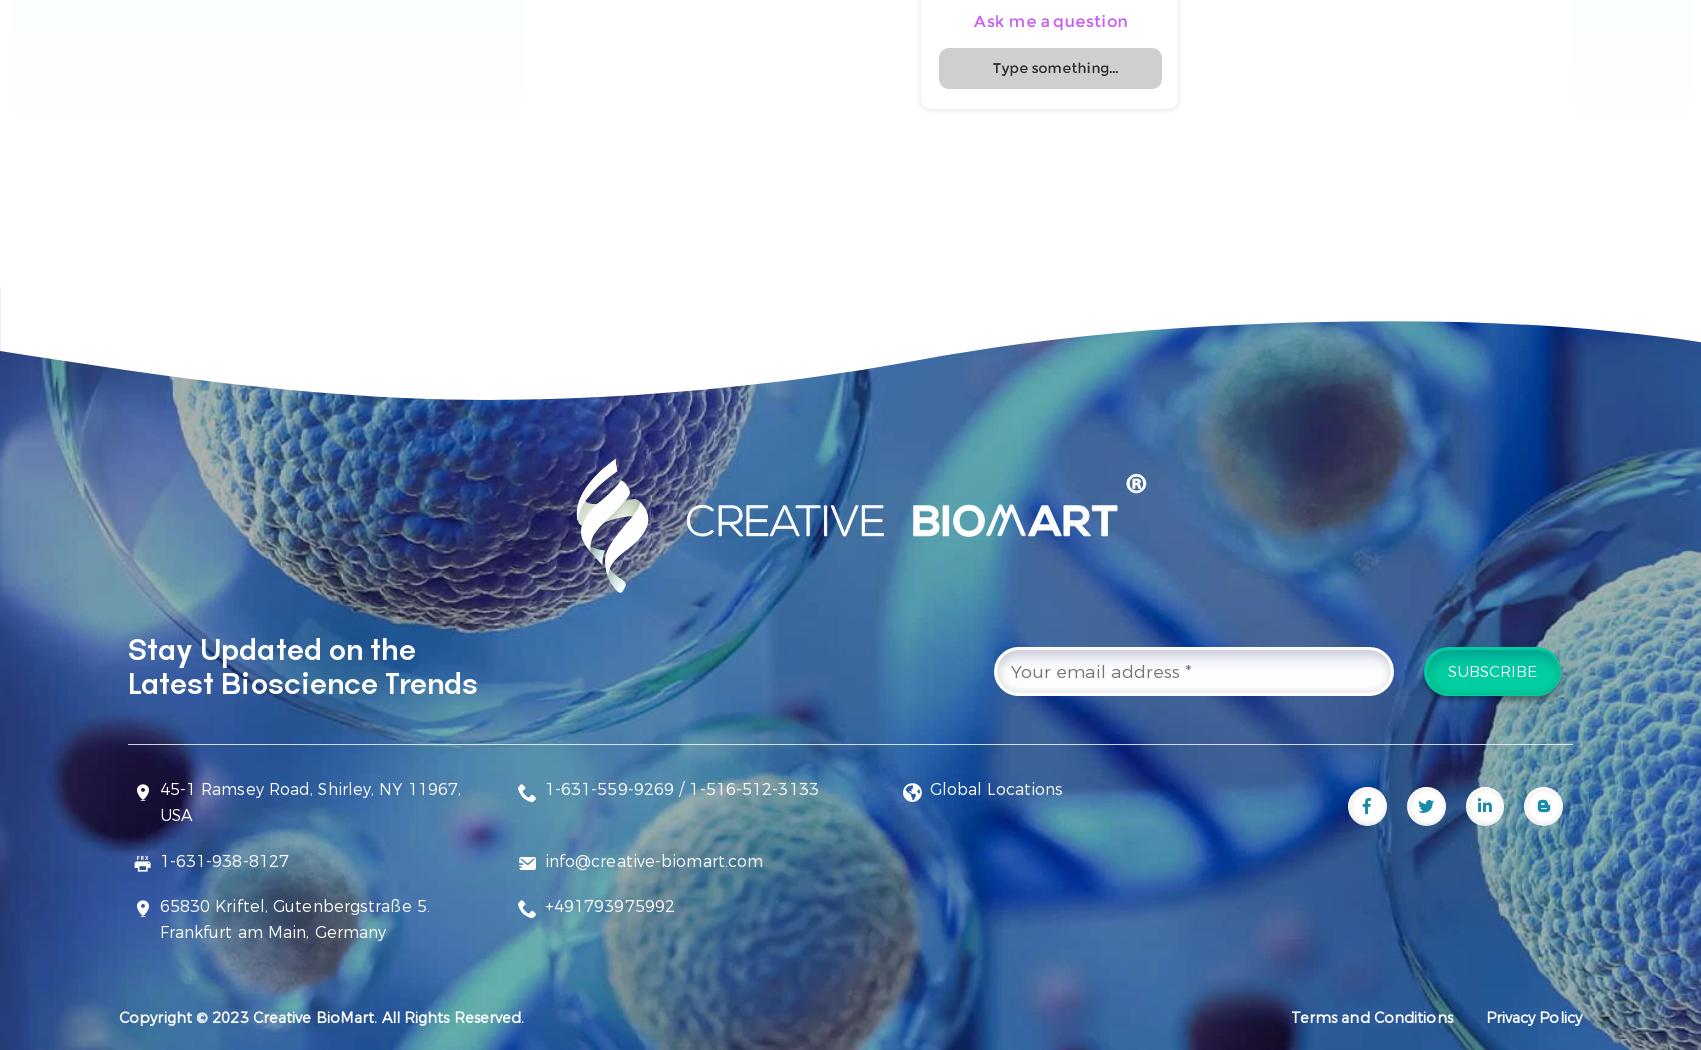 The width and height of the screenshot is (1701, 1050). Describe the element at coordinates (608, 906) in the screenshot. I see `'+491793975992'` at that location.